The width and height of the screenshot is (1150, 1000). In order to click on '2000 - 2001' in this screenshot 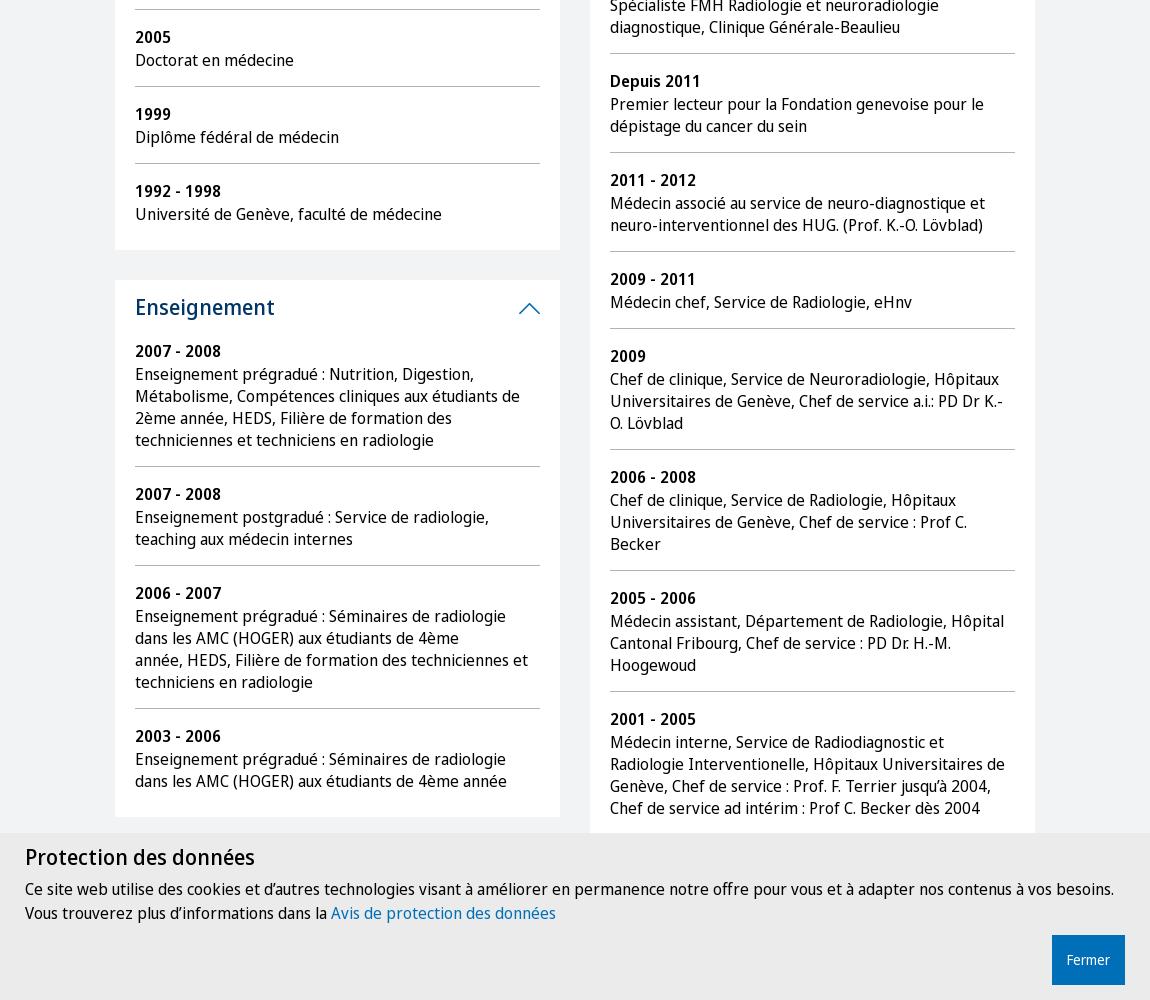, I will do `click(651, 861)`.